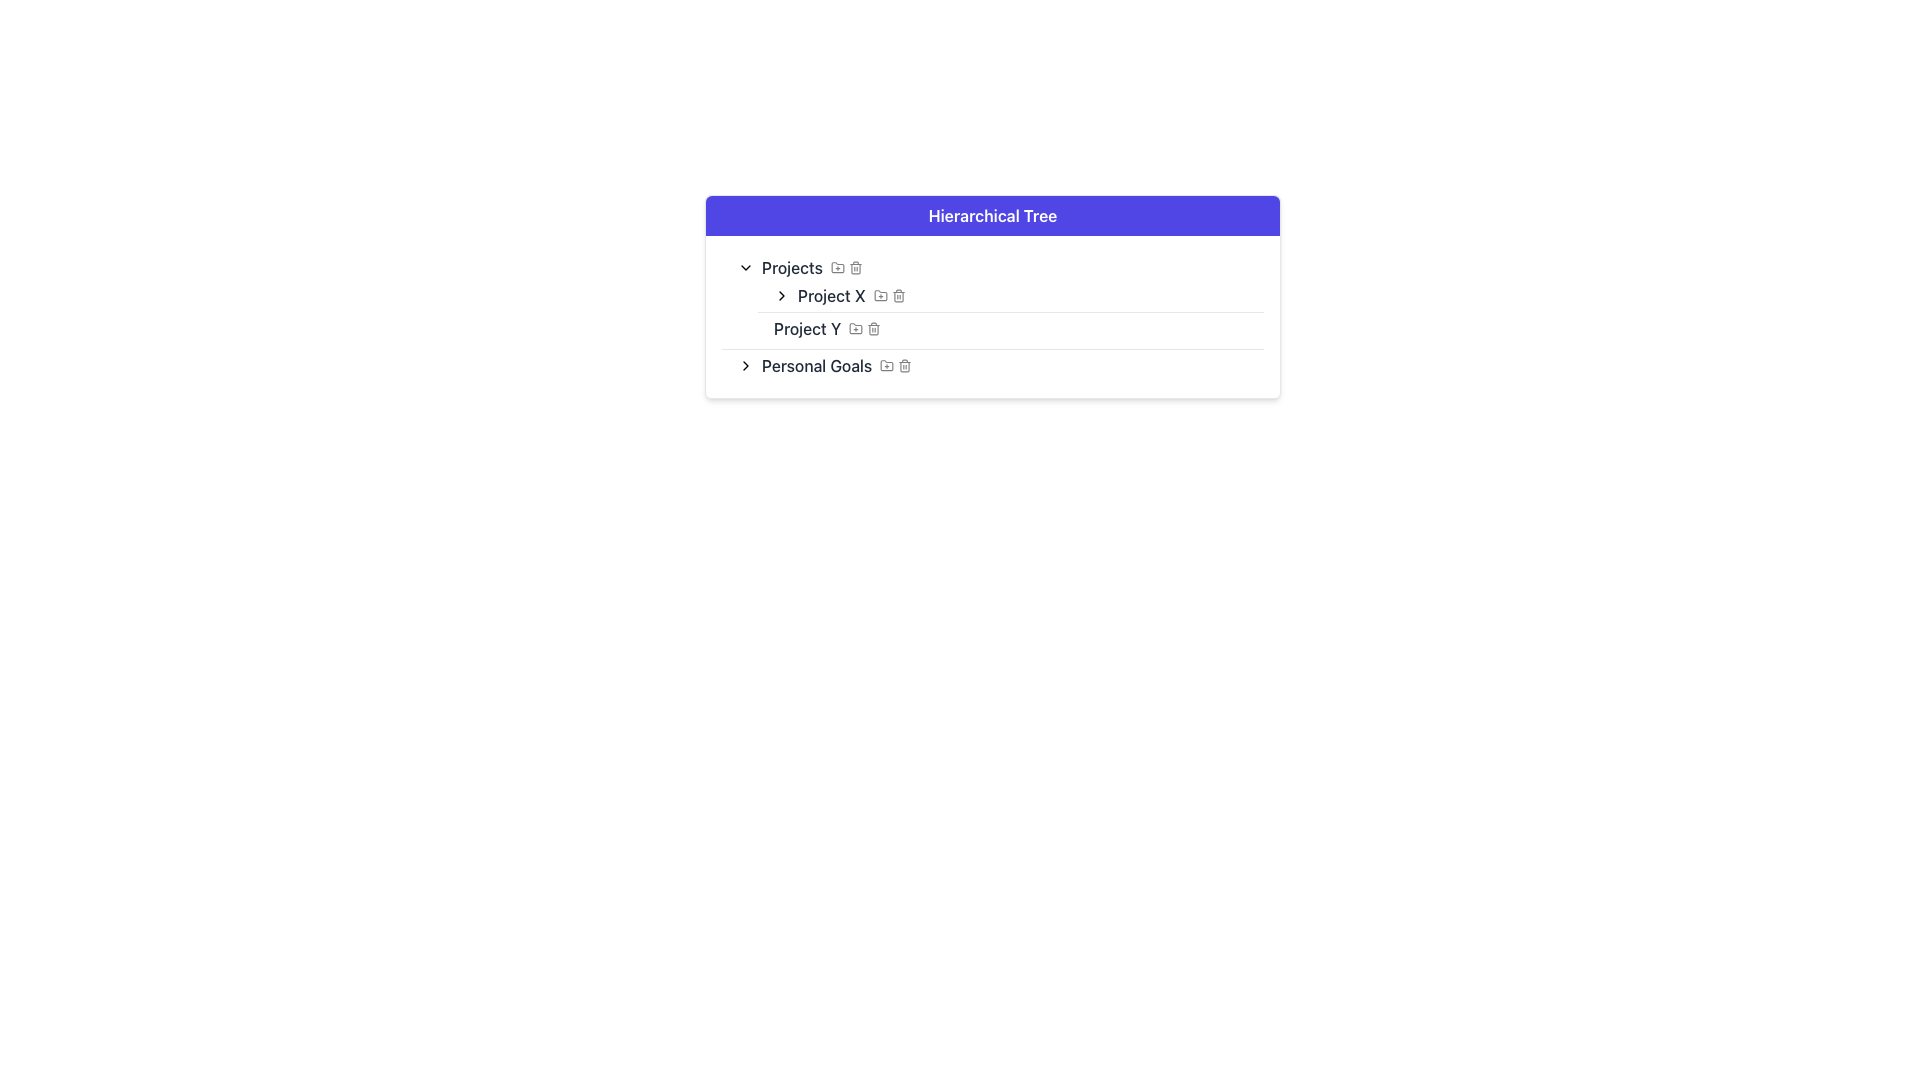  Describe the element at coordinates (904, 366) in the screenshot. I see `the trash bin icon located next to the 'Personal Goals' text in the hierarchical tree interface` at that location.